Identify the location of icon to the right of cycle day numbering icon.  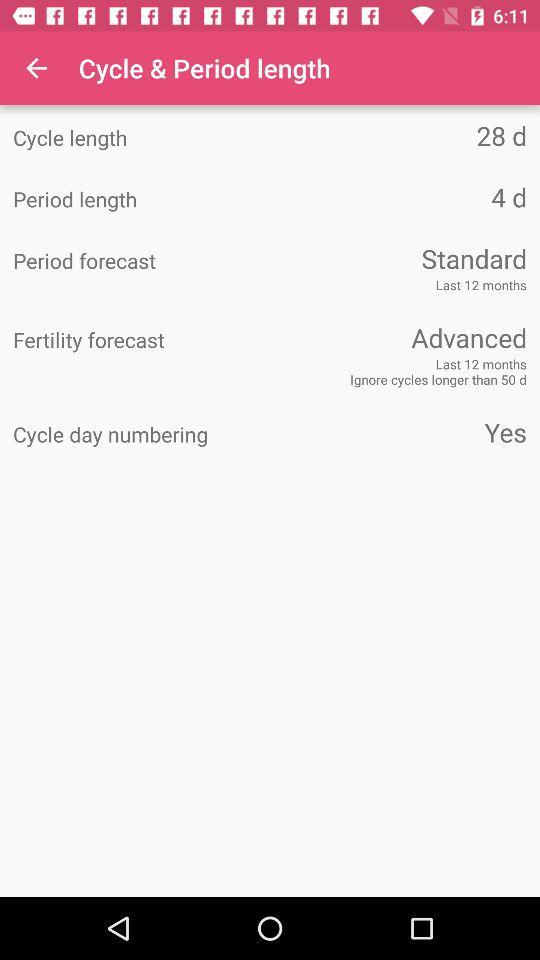
(398, 432).